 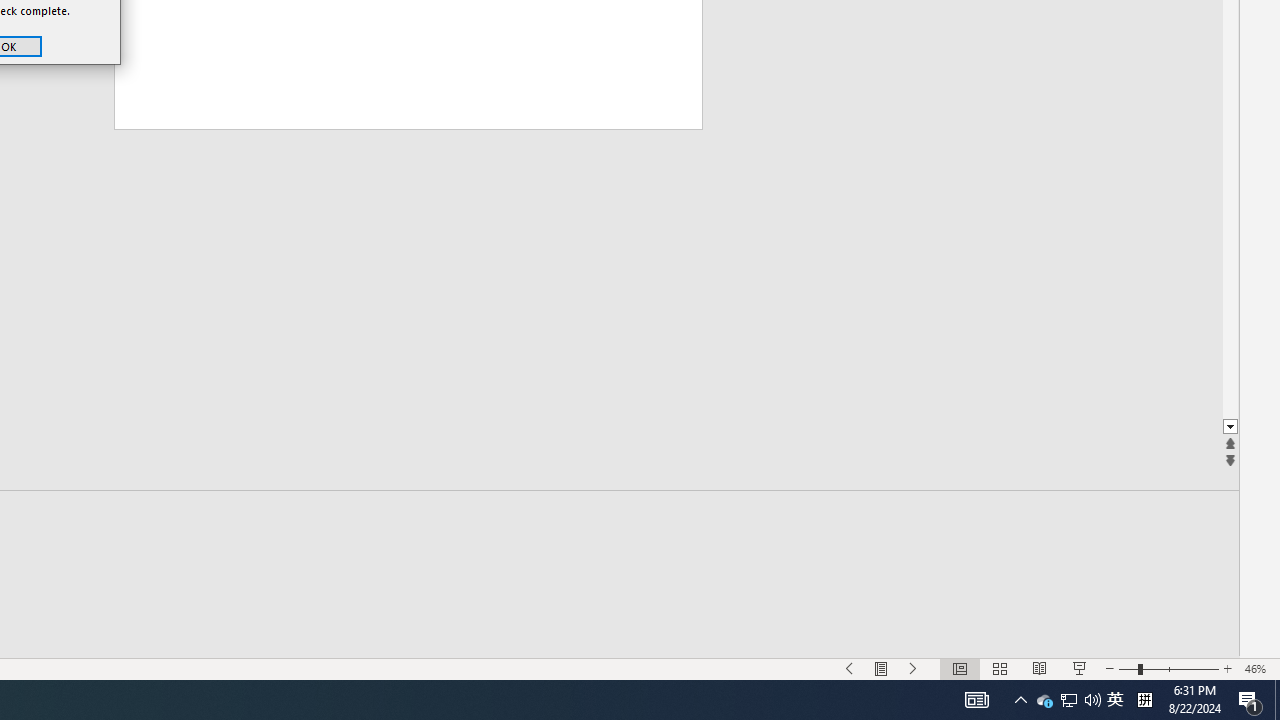 I want to click on 'Zoom 46%', so click(x=1257, y=669).